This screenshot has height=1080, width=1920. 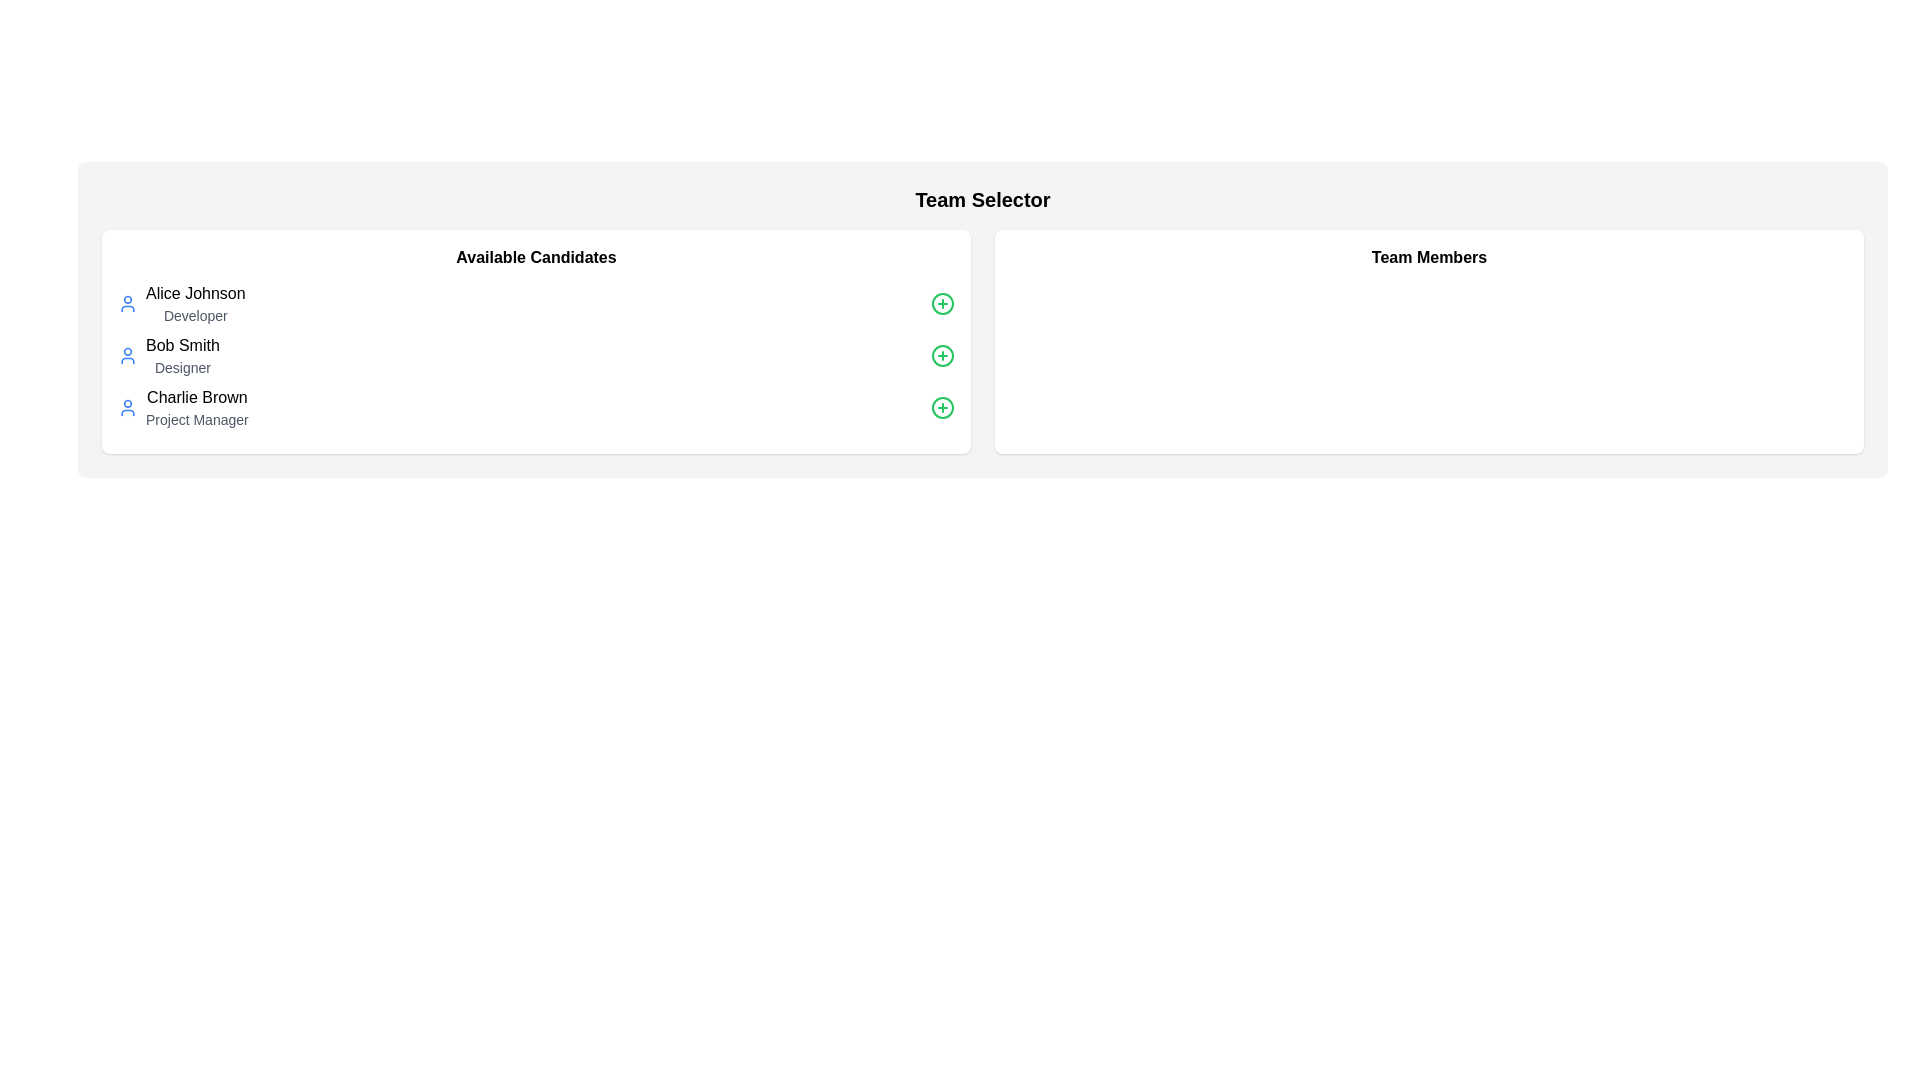 What do you see at coordinates (127, 304) in the screenshot?
I see `the user silhouette icon in blue color representing 'Alice Johnson', the first candidate in the list` at bounding box center [127, 304].